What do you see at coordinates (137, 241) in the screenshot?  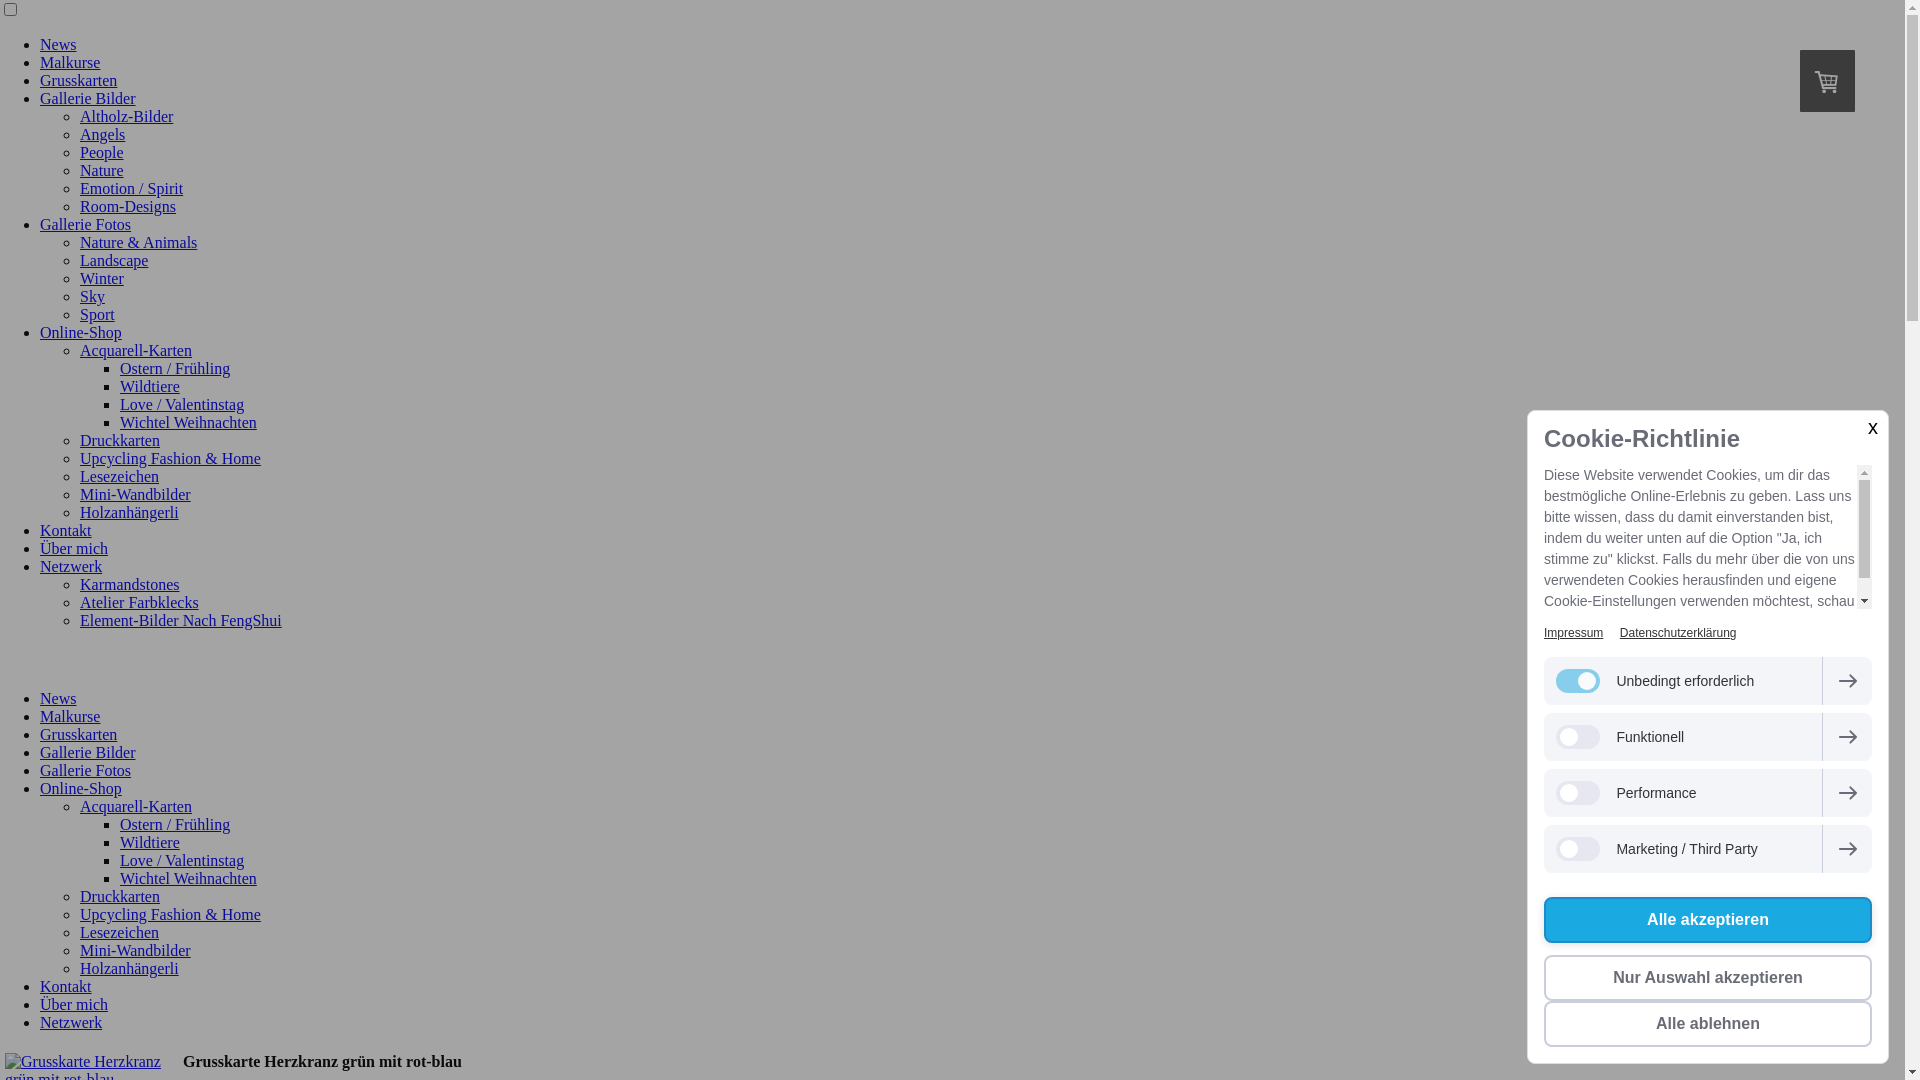 I see `'Nature & Animals'` at bounding box center [137, 241].